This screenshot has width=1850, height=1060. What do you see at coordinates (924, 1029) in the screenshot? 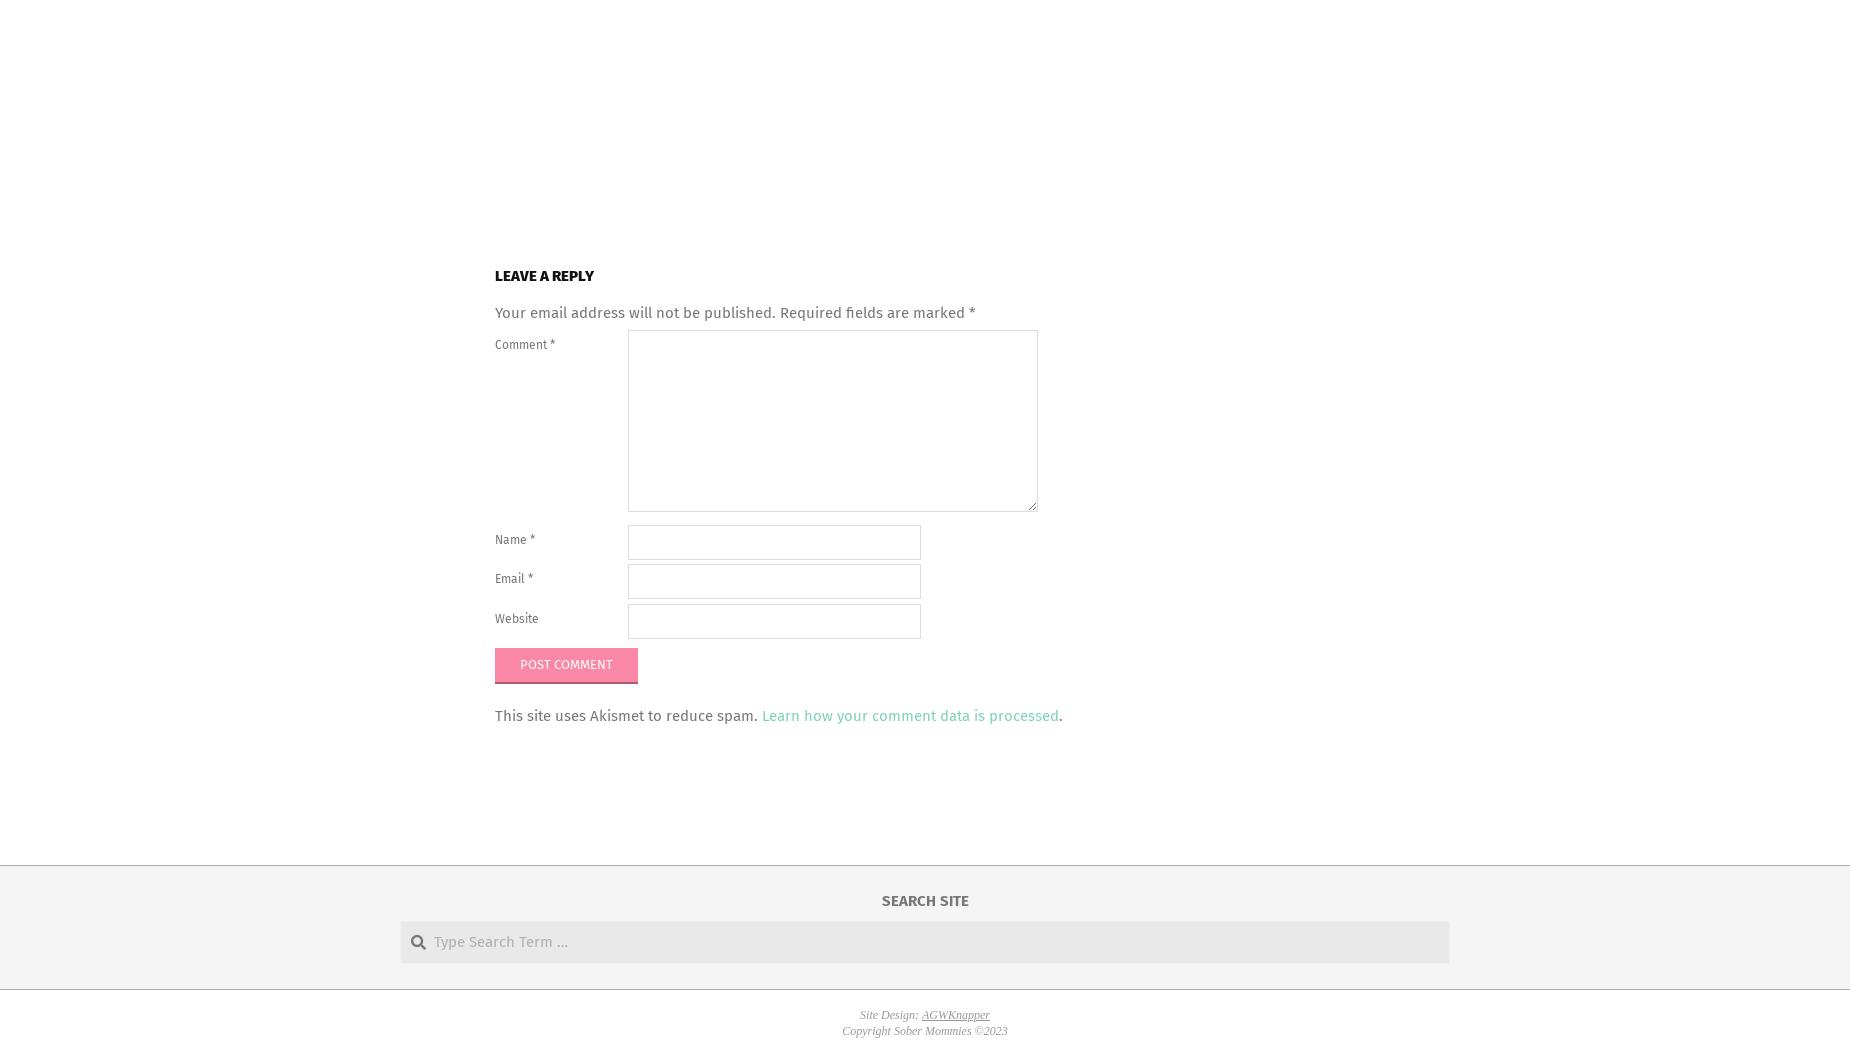
I see `'Copyright Sober Mommies ©2023'` at bounding box center [924, 1029].